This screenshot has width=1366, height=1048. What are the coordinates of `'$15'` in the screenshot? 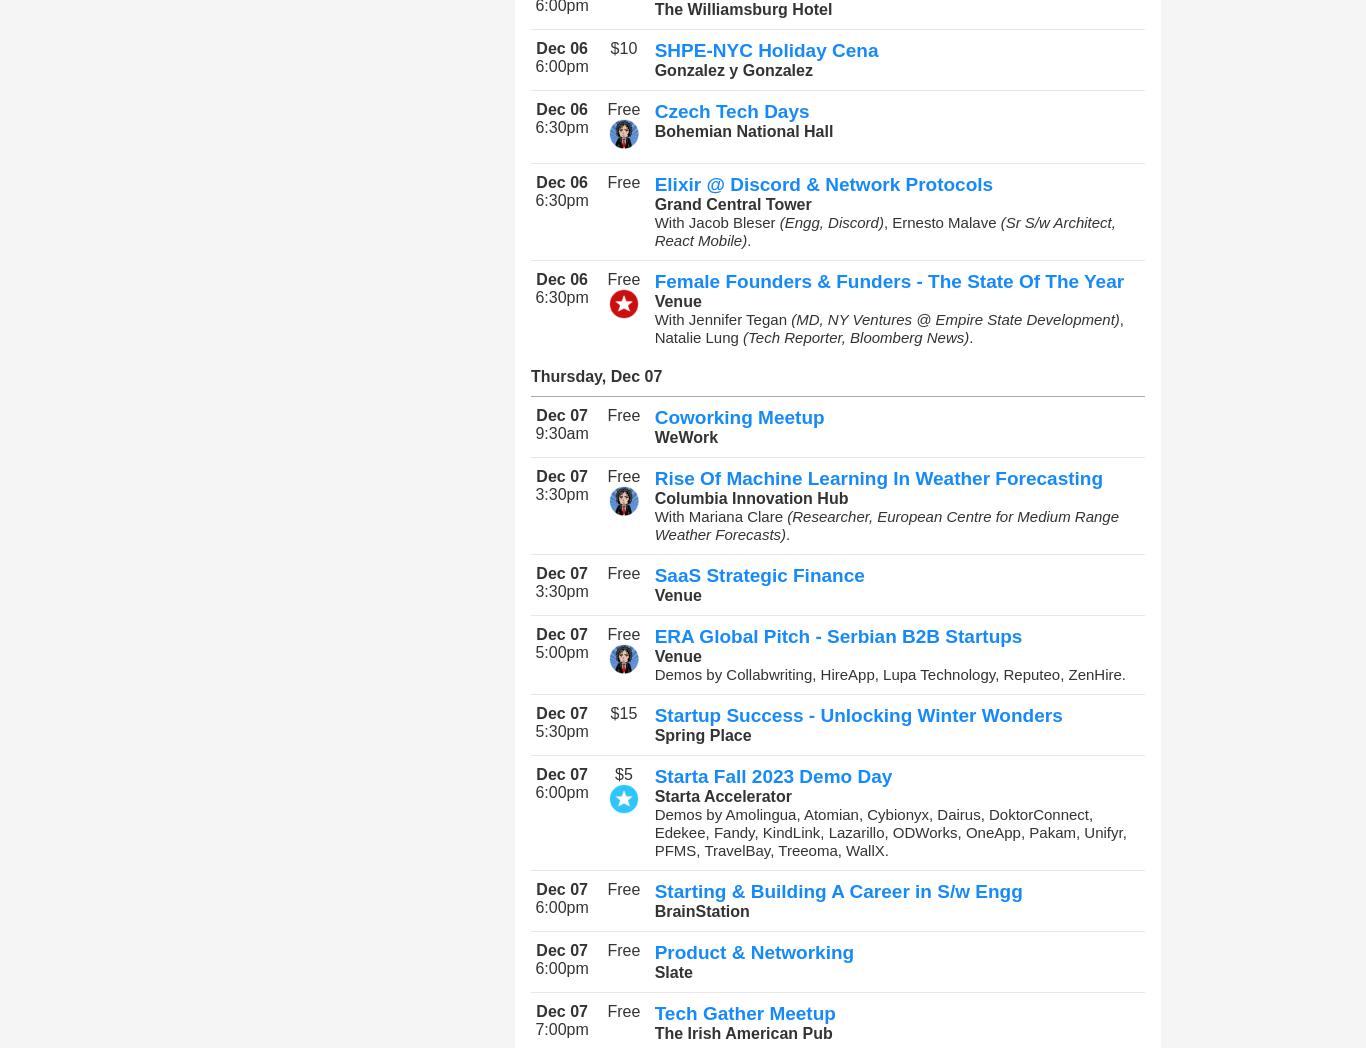 It's located at (609, 712).